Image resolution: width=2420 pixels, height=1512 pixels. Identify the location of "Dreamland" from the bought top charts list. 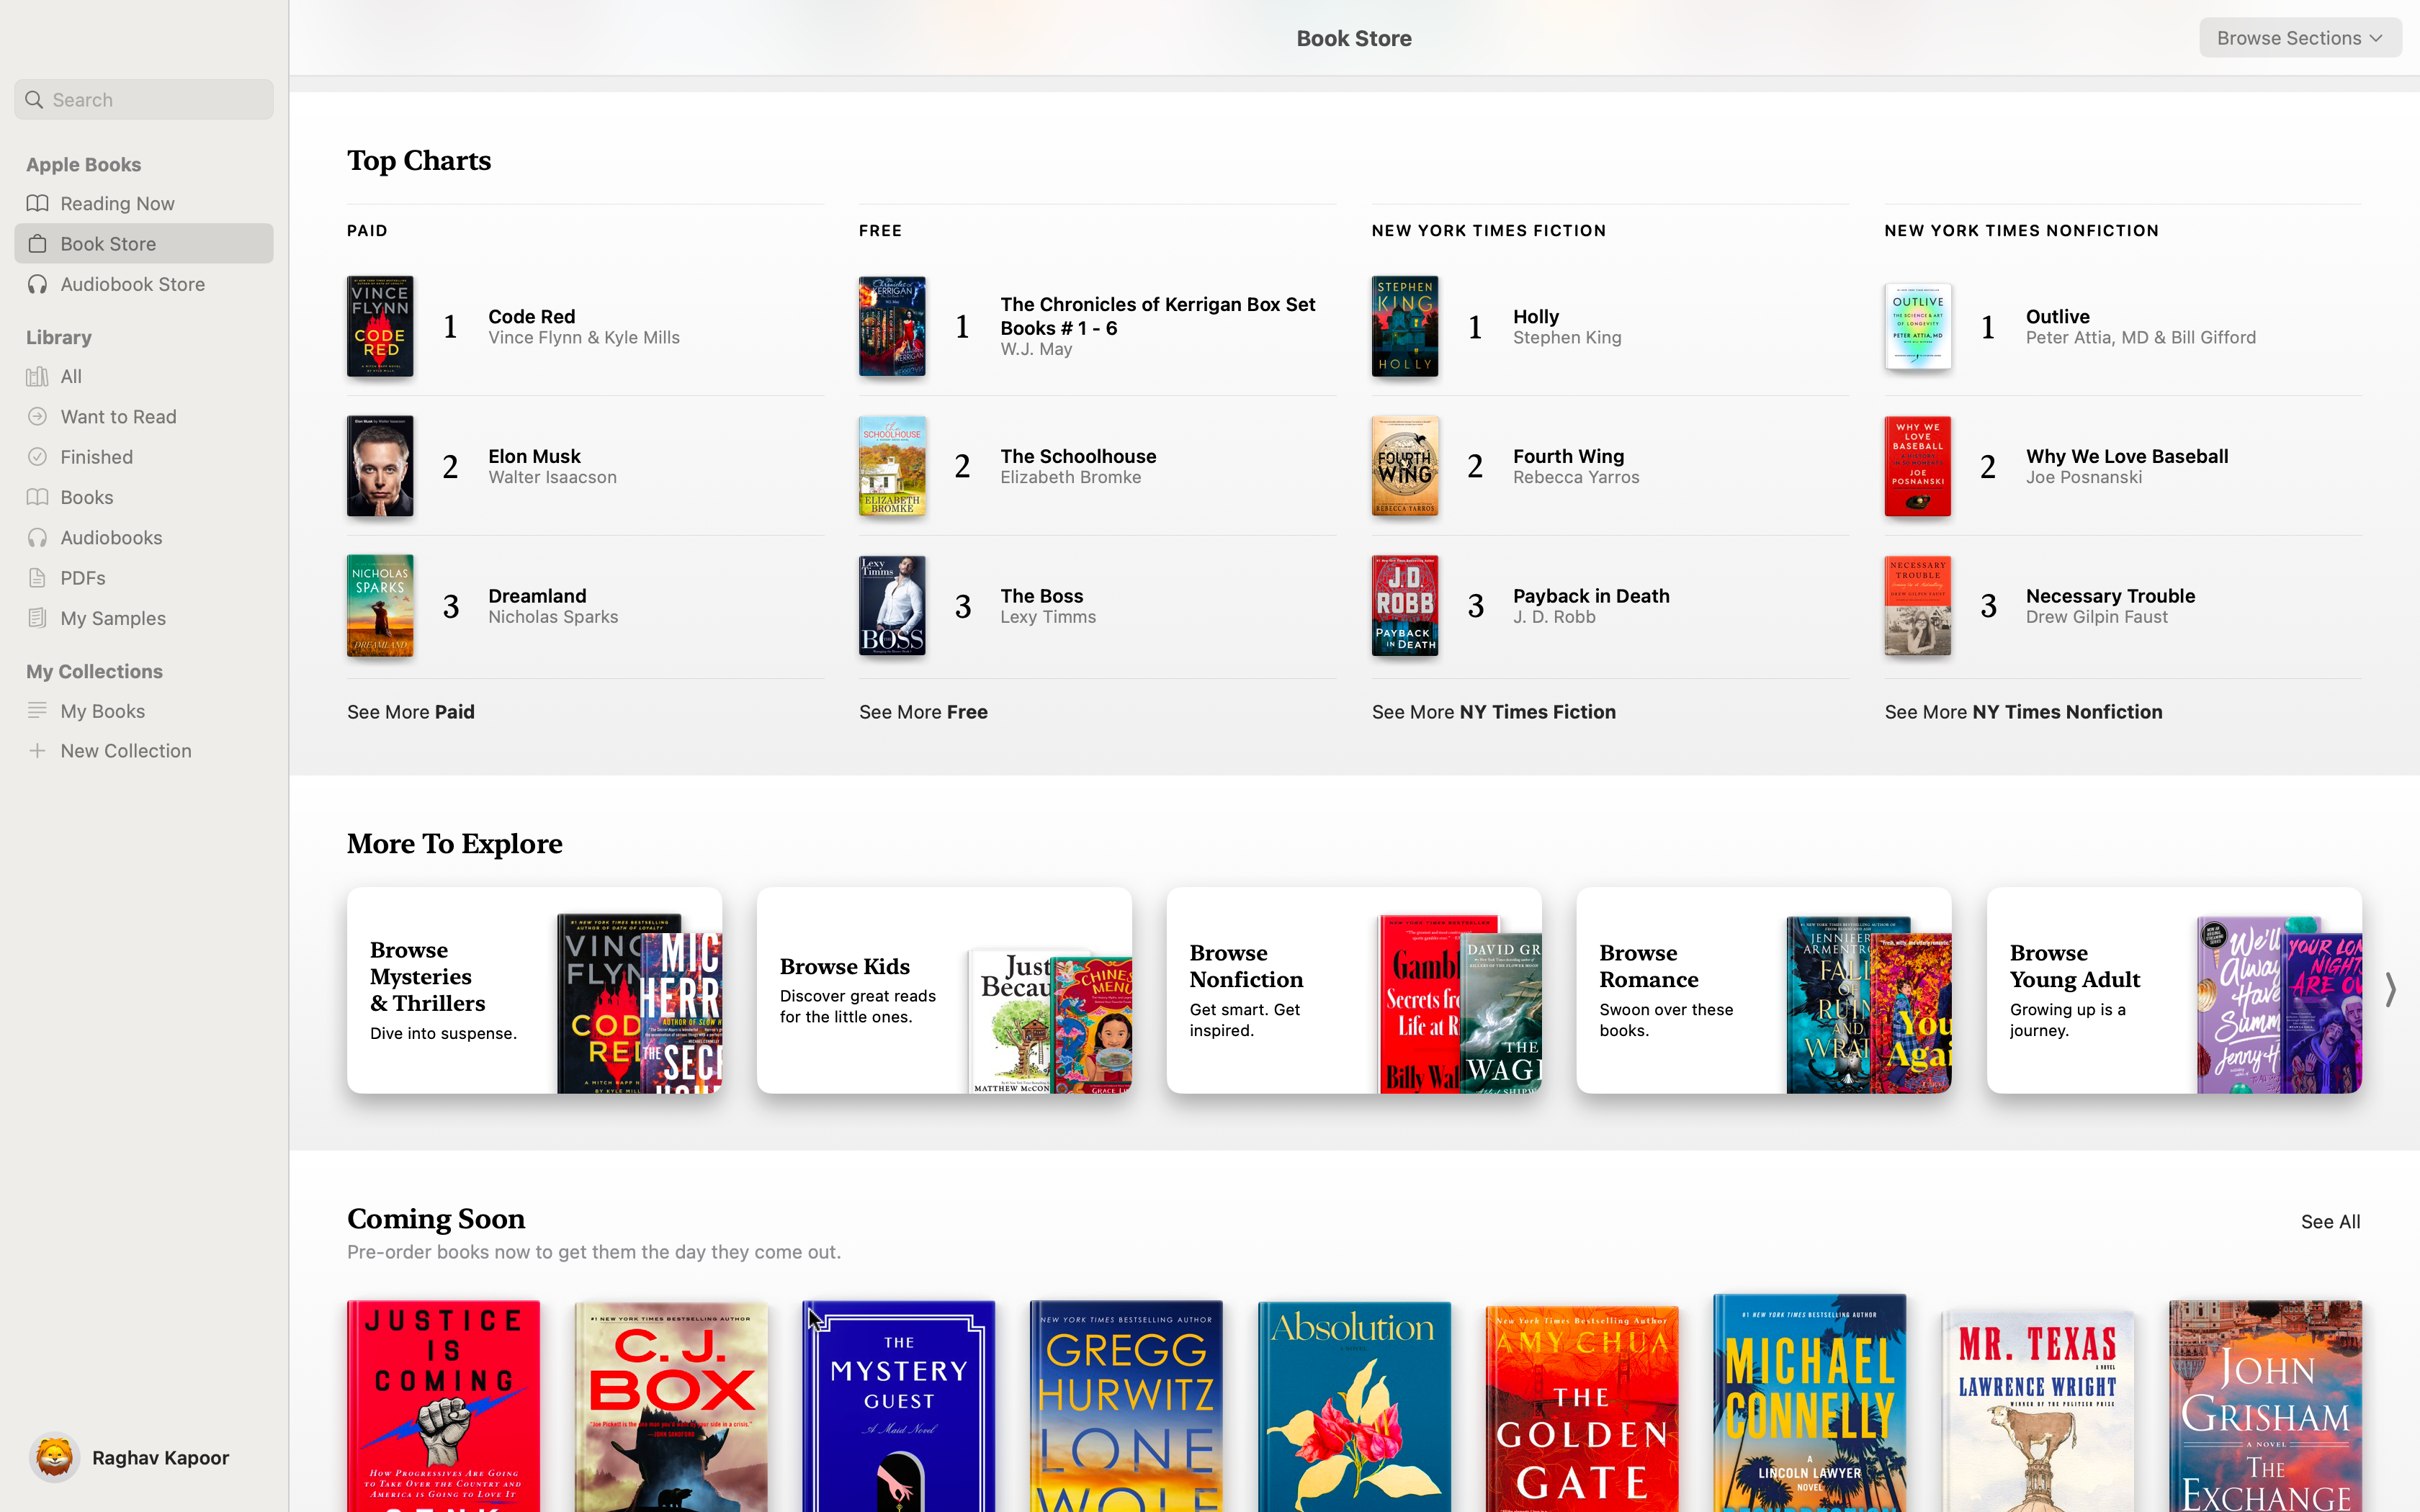
(566, 606).